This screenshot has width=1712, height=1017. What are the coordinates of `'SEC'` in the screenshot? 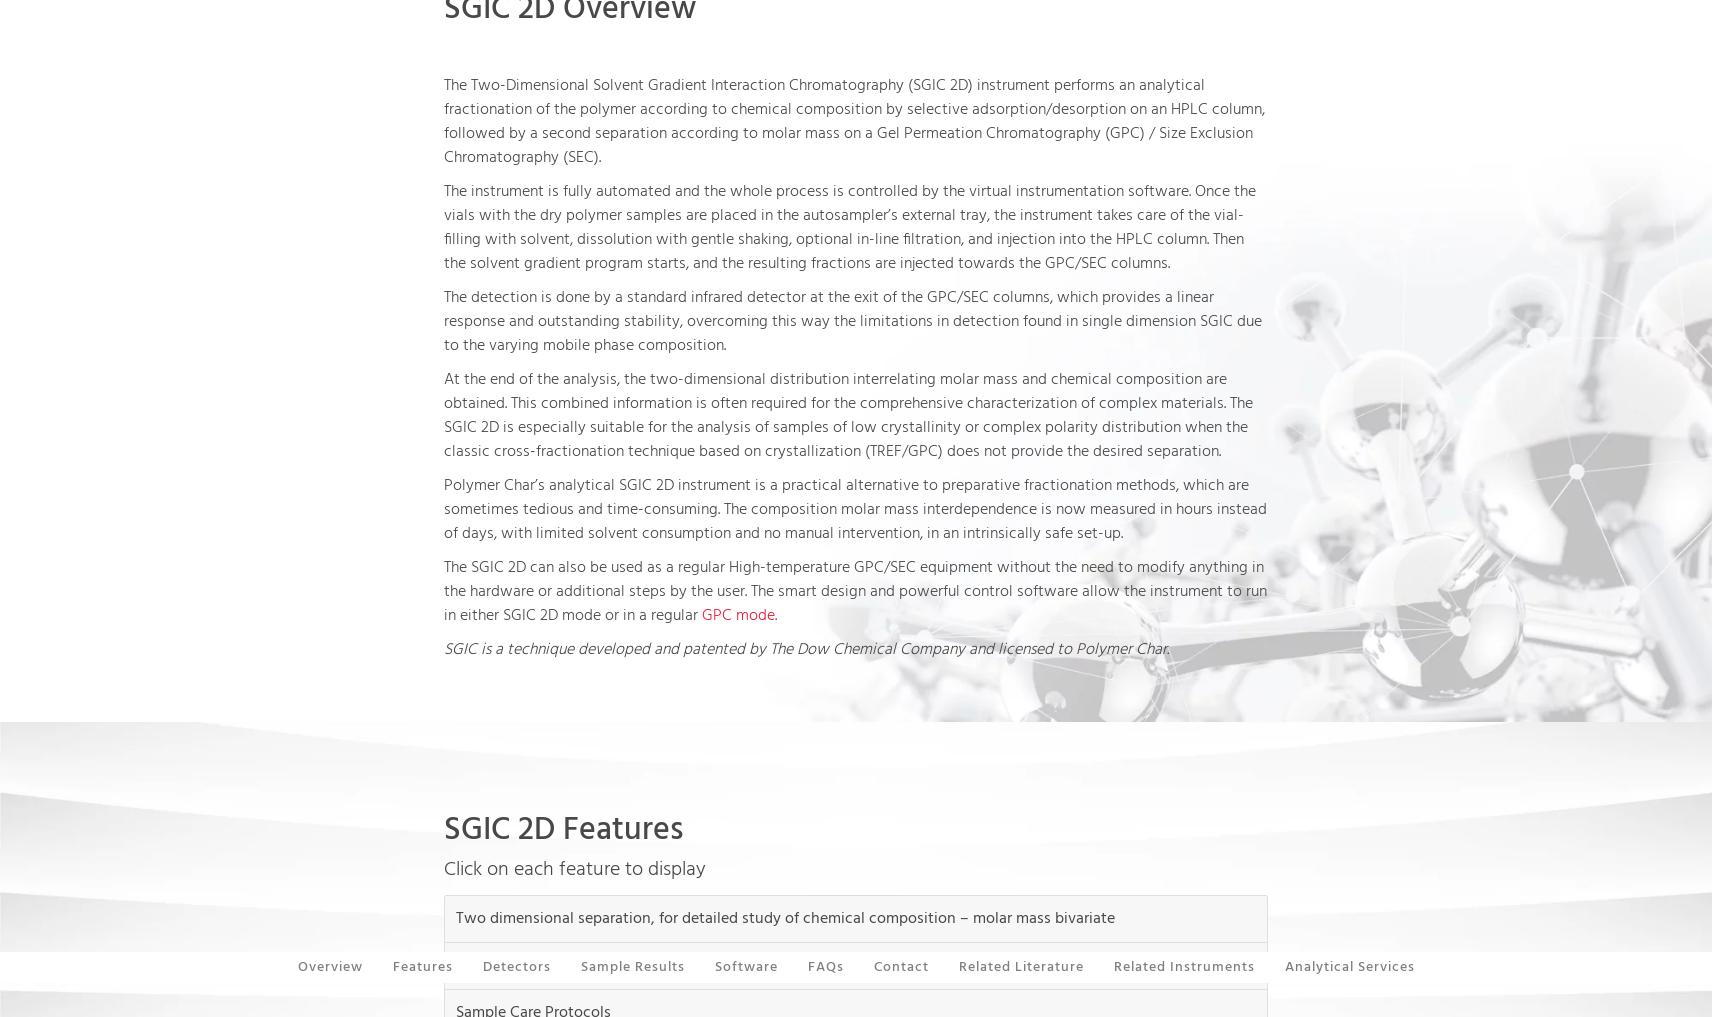 It's located at (567, 157).